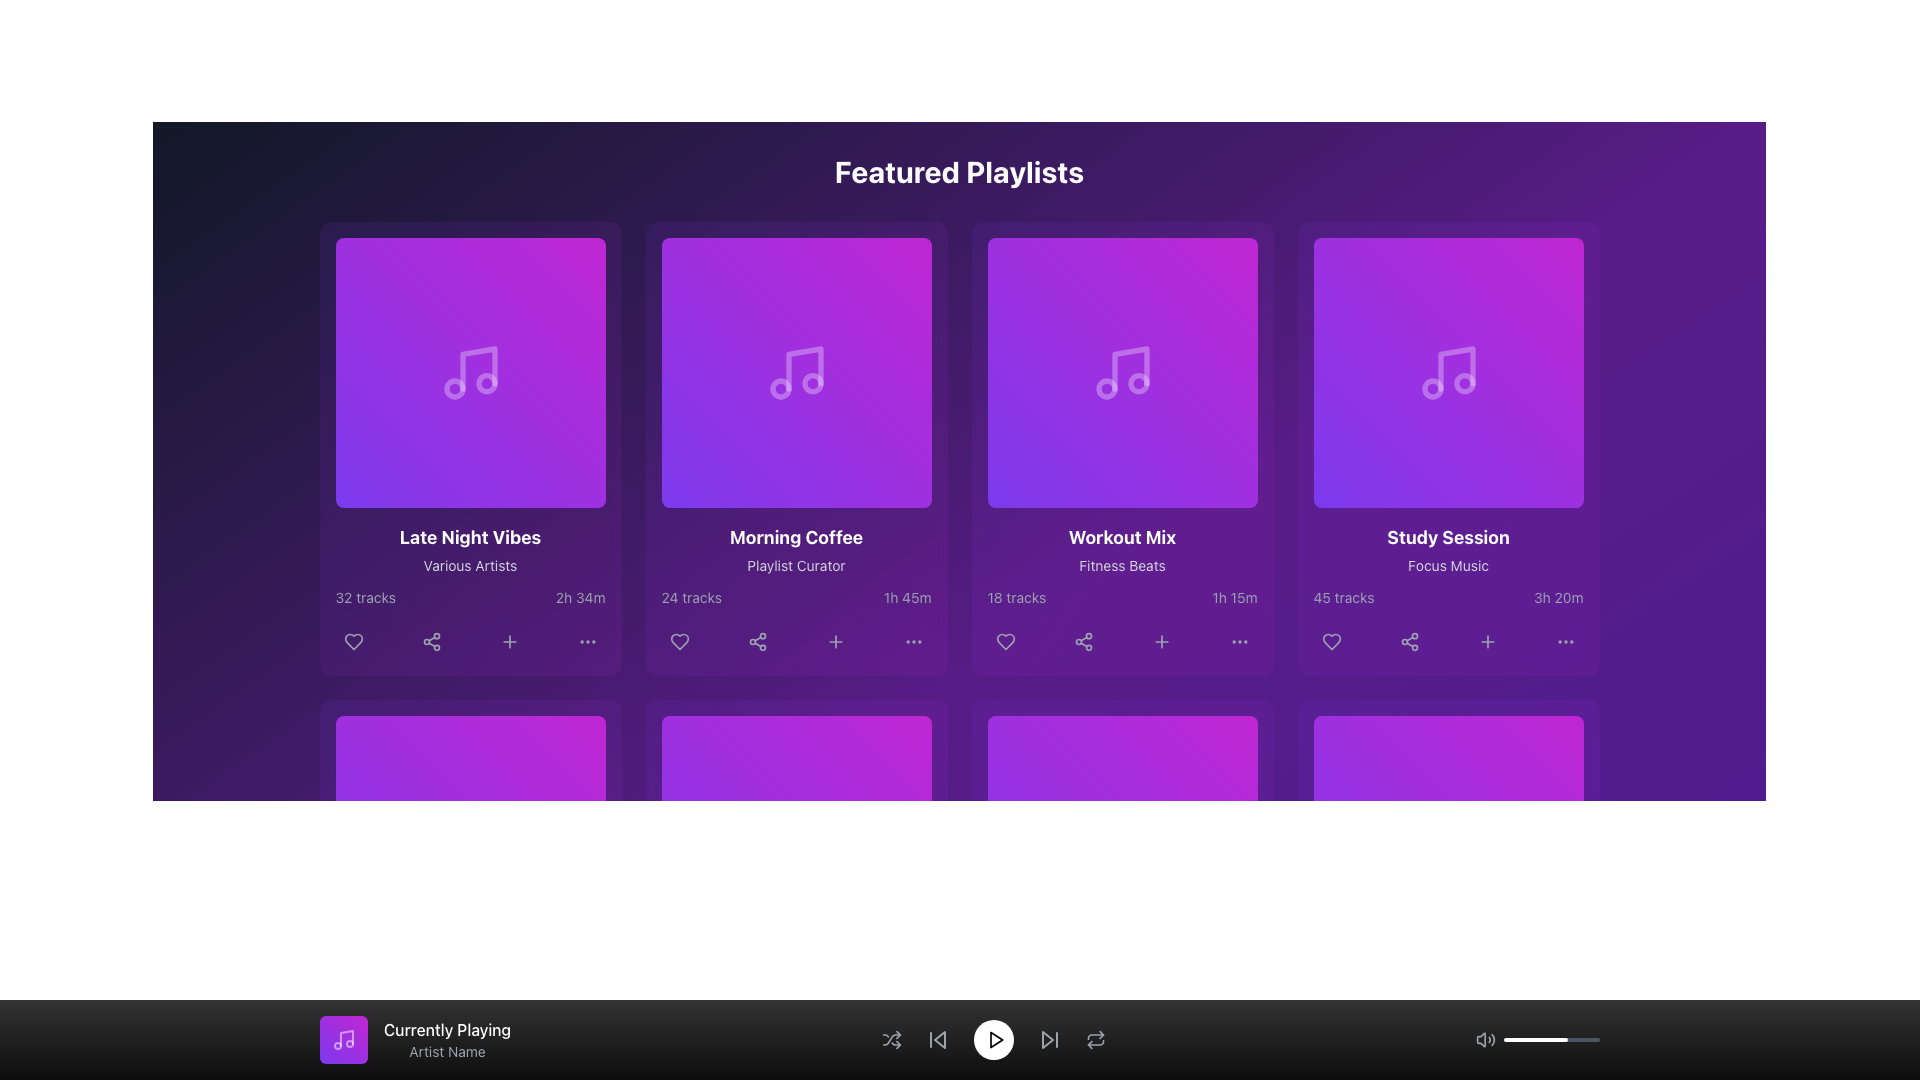 Image resolution: width=1920 pixels, height=1080 pixels. What do you see at coordinates (344, 1039) in the screenshot?
I see `the square-shaped button with a gradient background from violet to fuchsia, featuring a white musical note icon` at bounding box center [344, 1039].